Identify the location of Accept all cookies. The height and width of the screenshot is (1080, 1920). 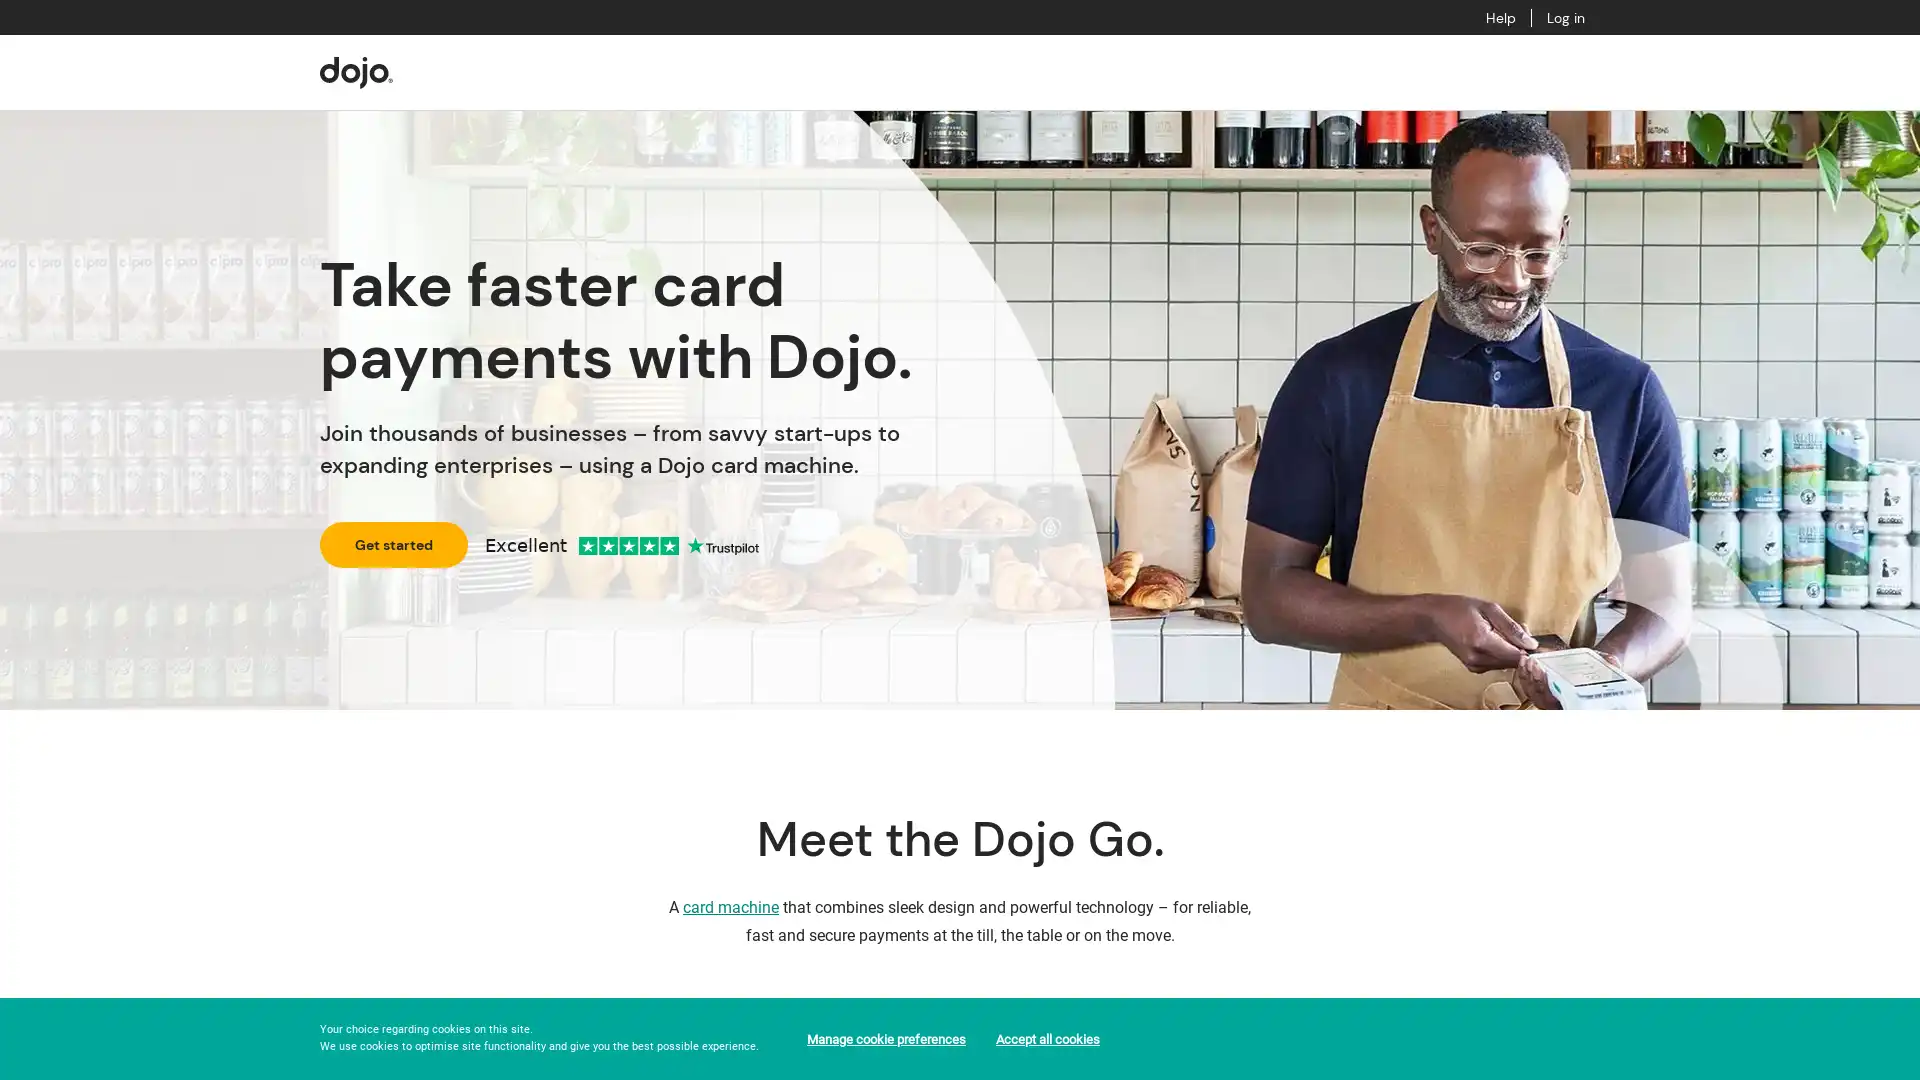
(1046, 1037).